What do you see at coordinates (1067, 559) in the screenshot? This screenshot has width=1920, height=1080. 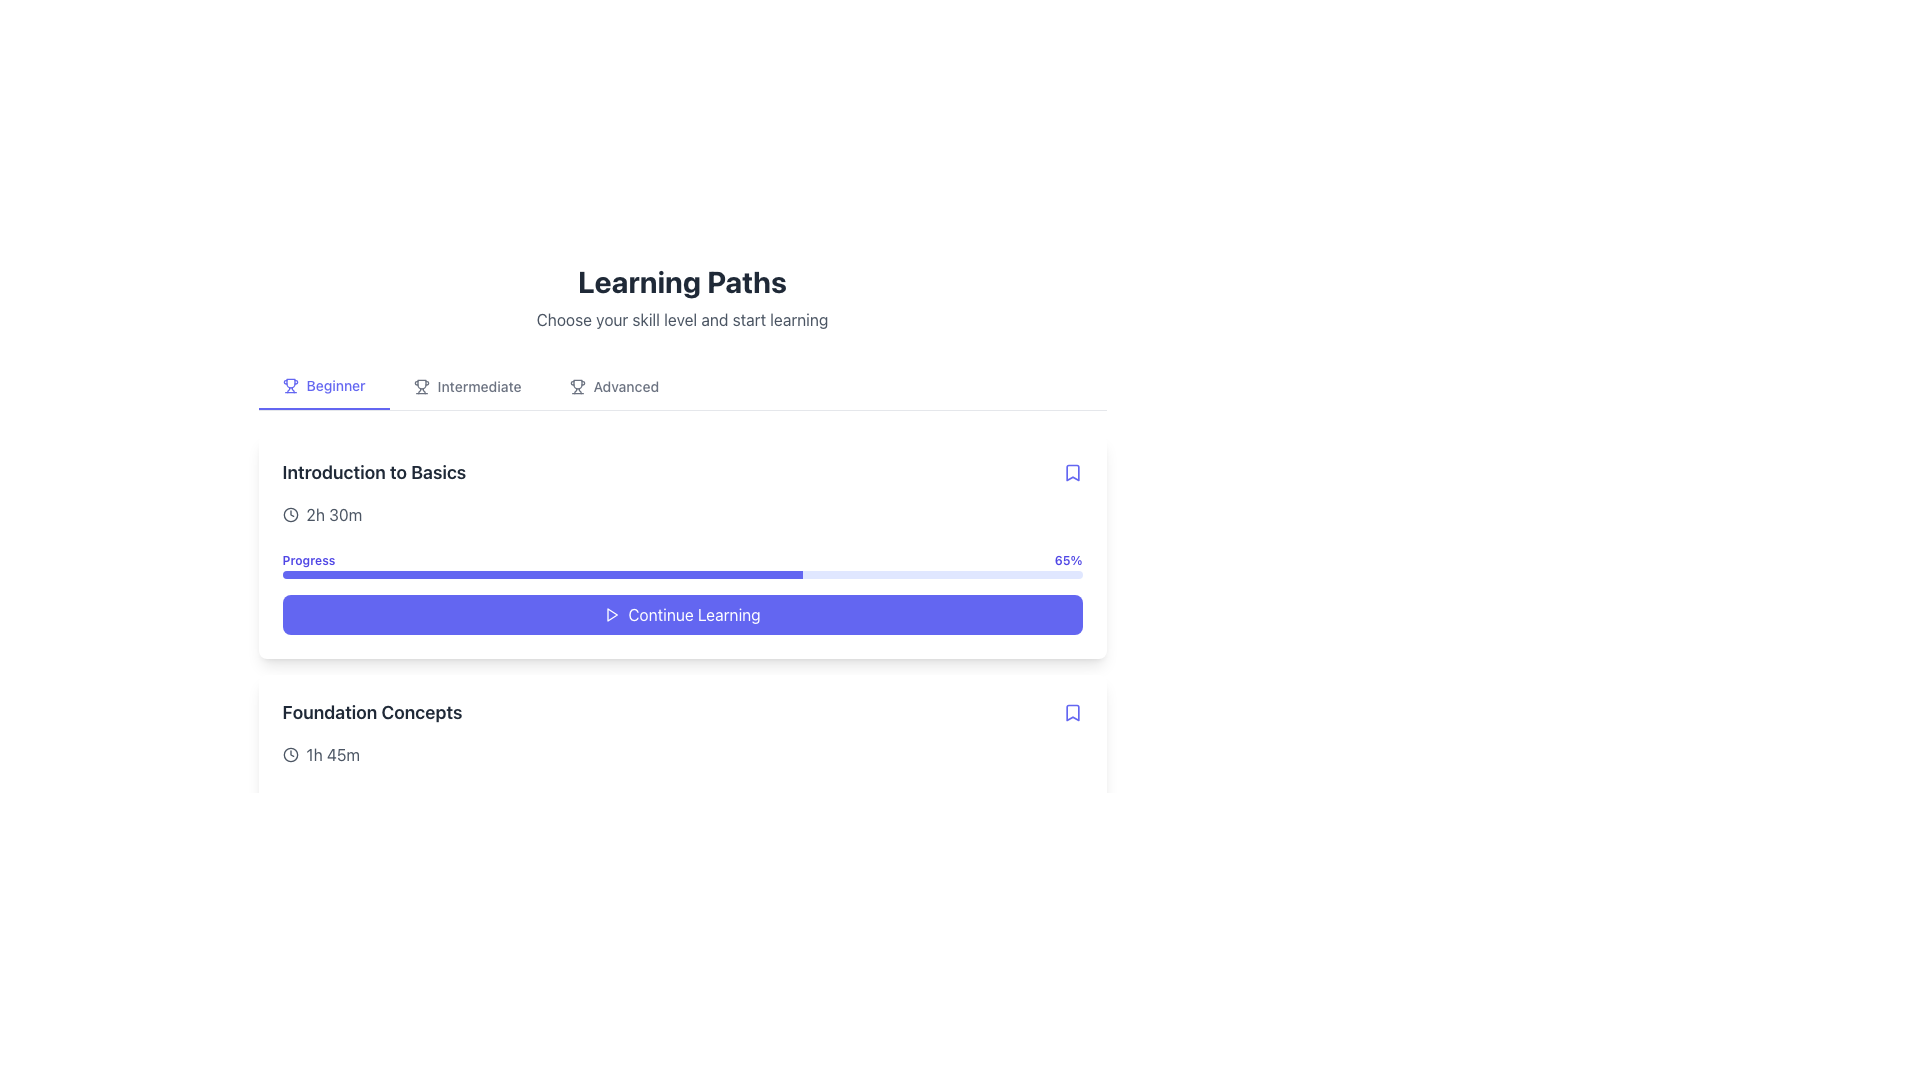 I see `percentage value displayed in the text label located at the far right corner of the top learning card, above the progress bar in the 'Progress' indicator section` at bounding box center [1067, 559].